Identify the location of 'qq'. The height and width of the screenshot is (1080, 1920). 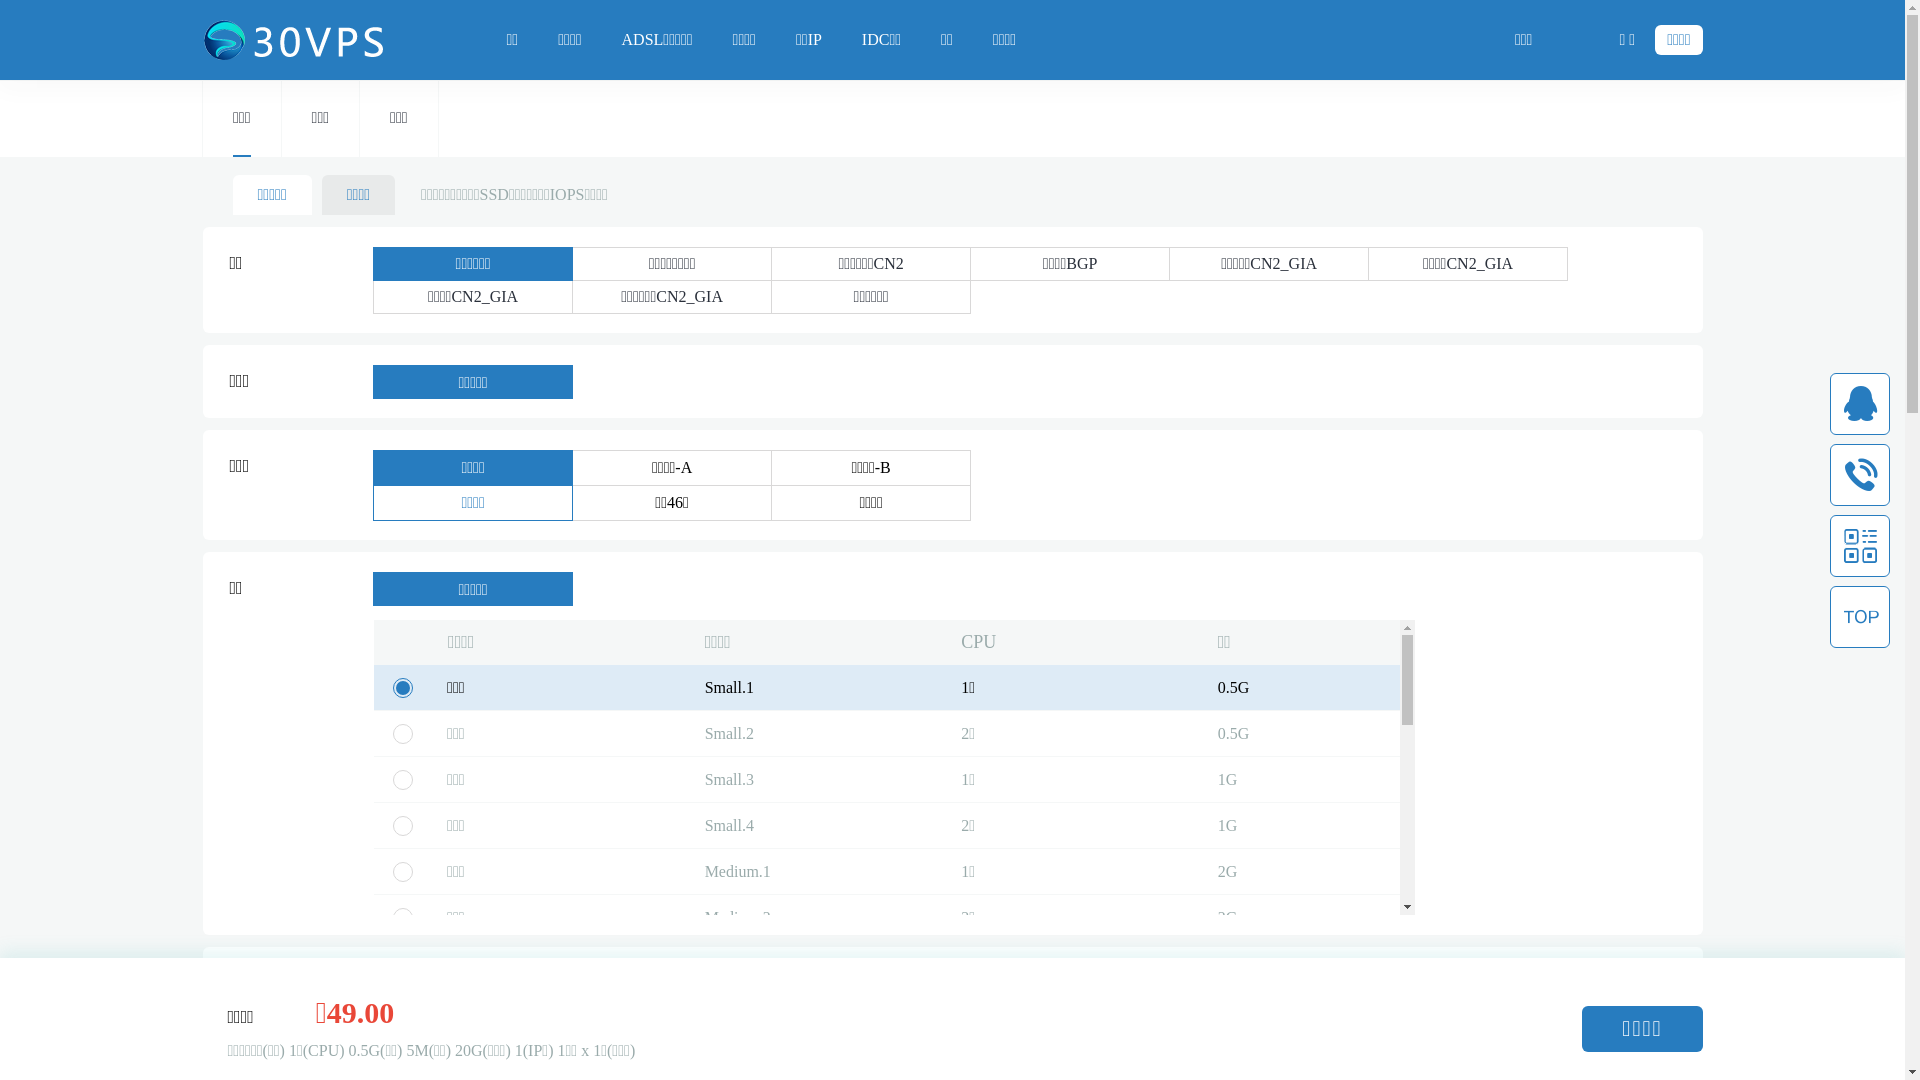
(1859, 404).